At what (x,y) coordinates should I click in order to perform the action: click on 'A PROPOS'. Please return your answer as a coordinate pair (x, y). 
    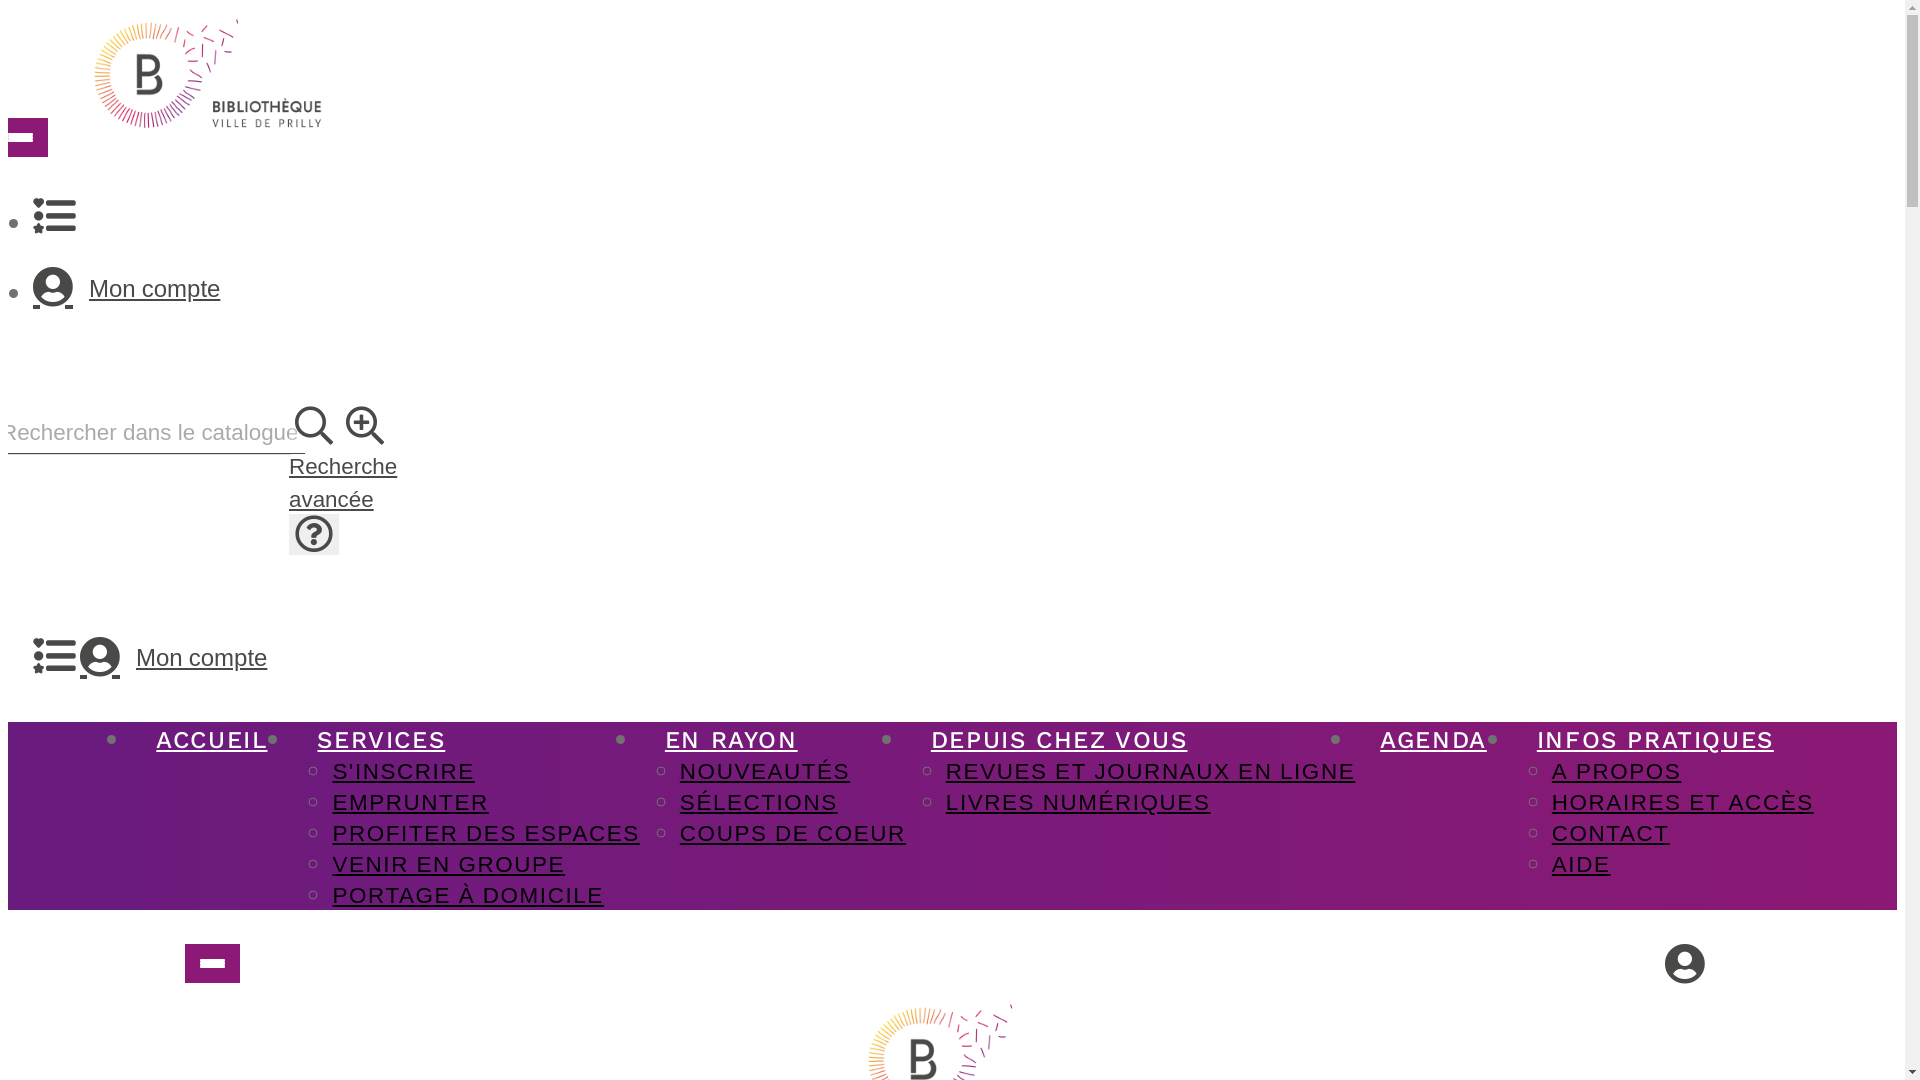
    Looking at the image, I should click on (1617, 769).